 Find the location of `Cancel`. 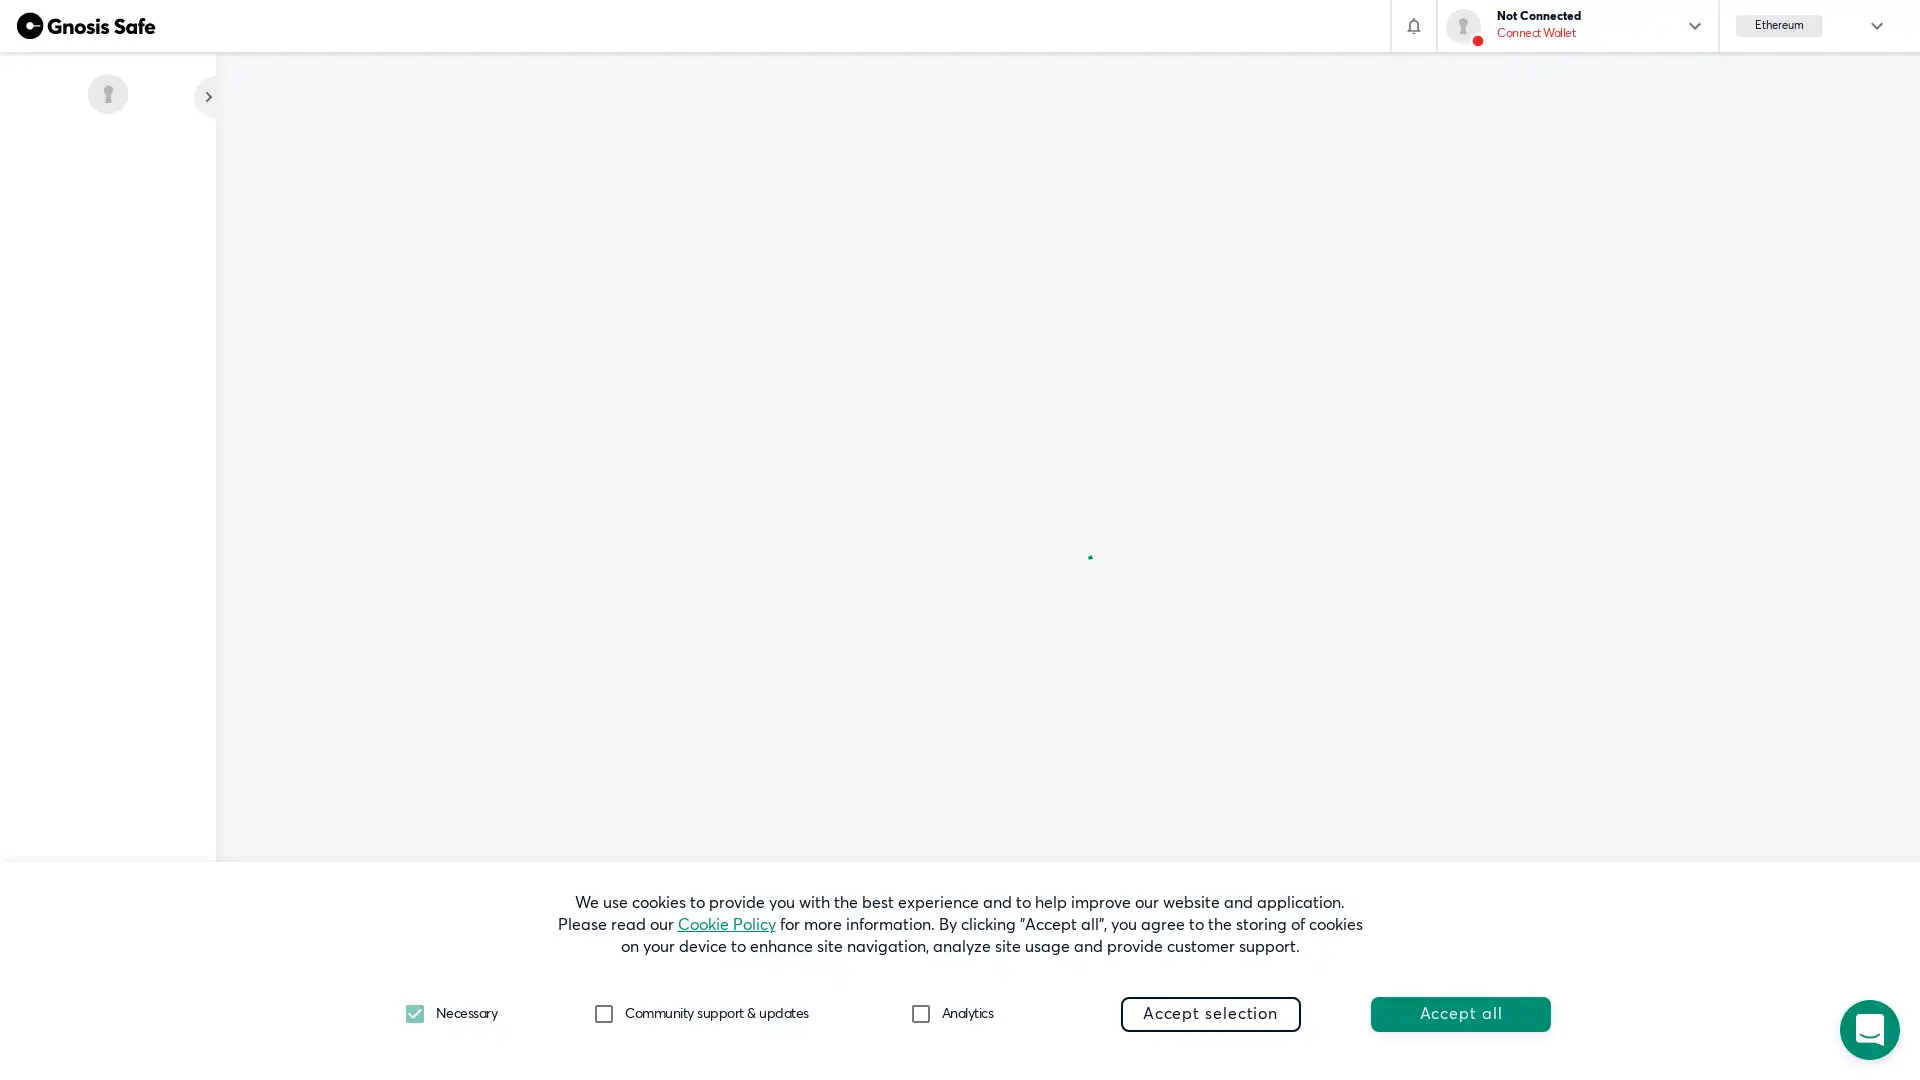

Cancel is located at coordinates (628, 365).